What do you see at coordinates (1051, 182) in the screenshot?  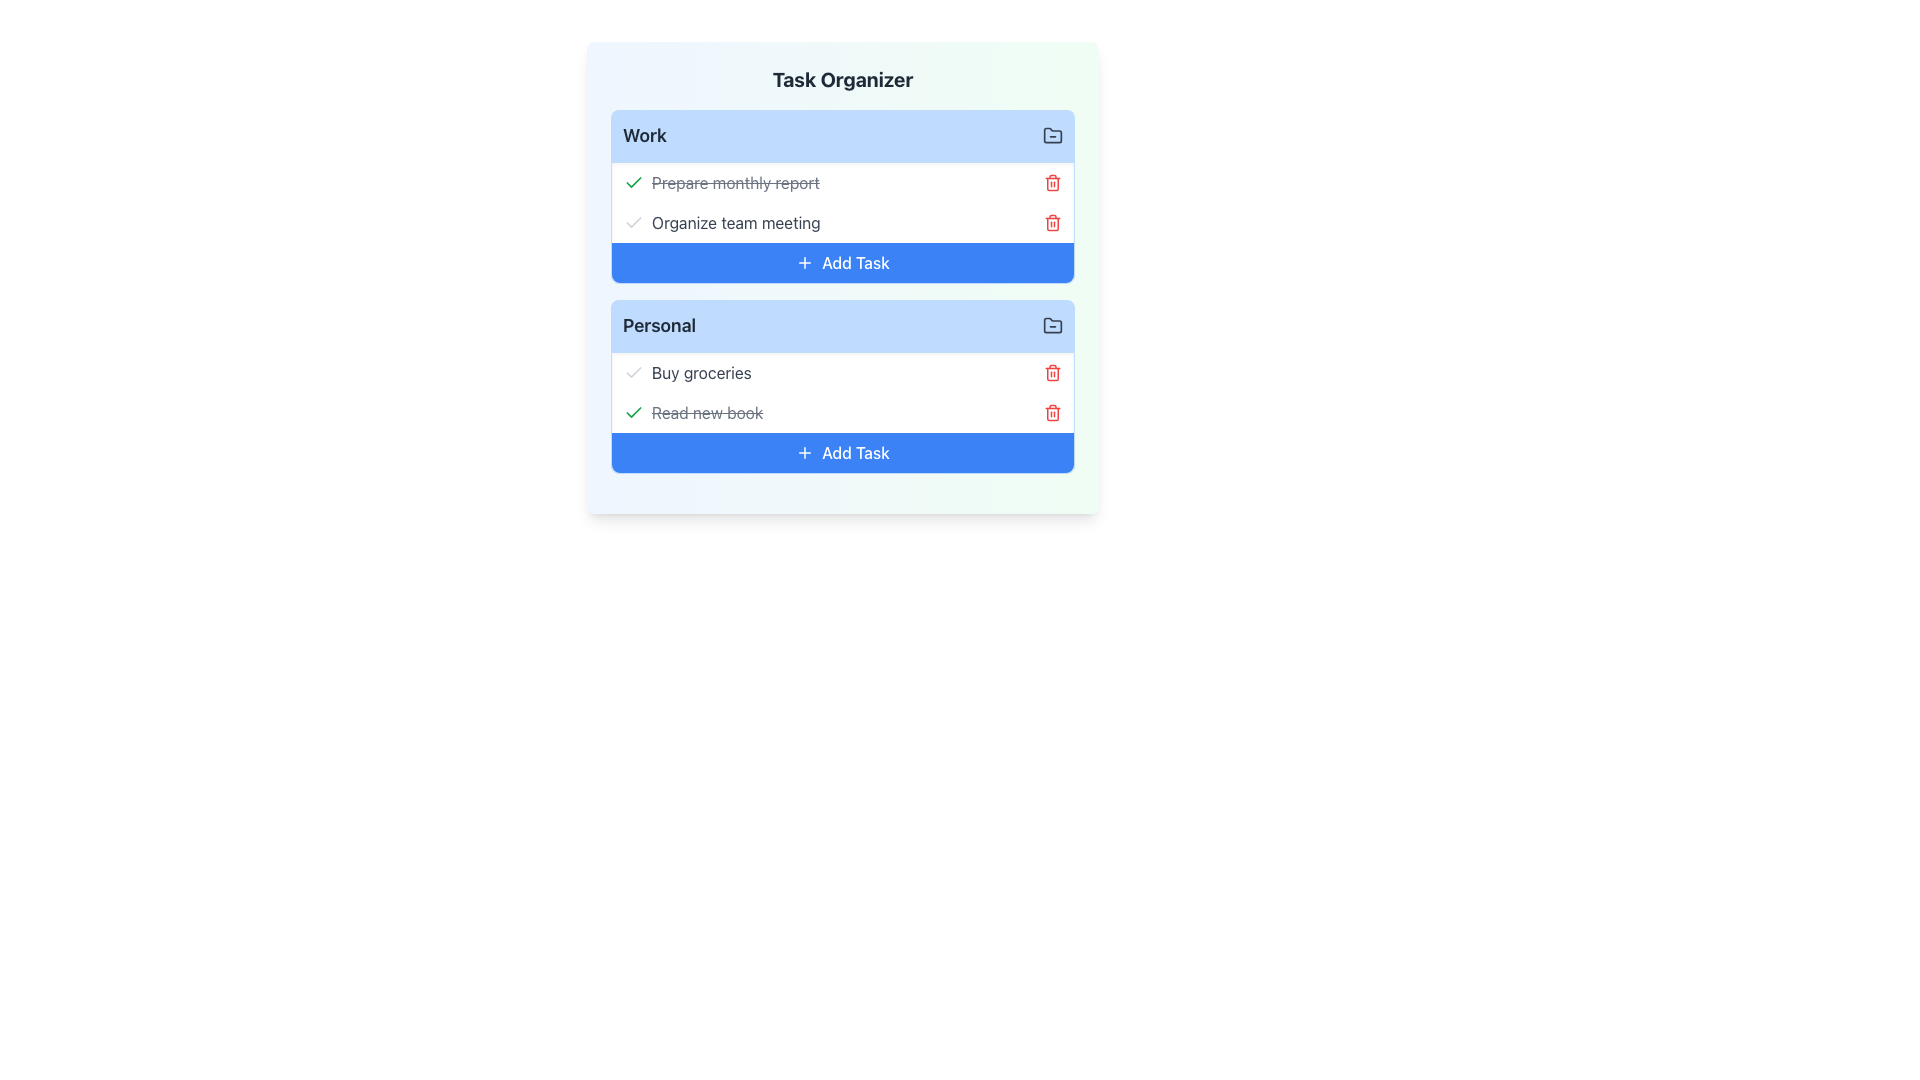 I see `the small red trash can icon` at bounding box center [1051, 182].